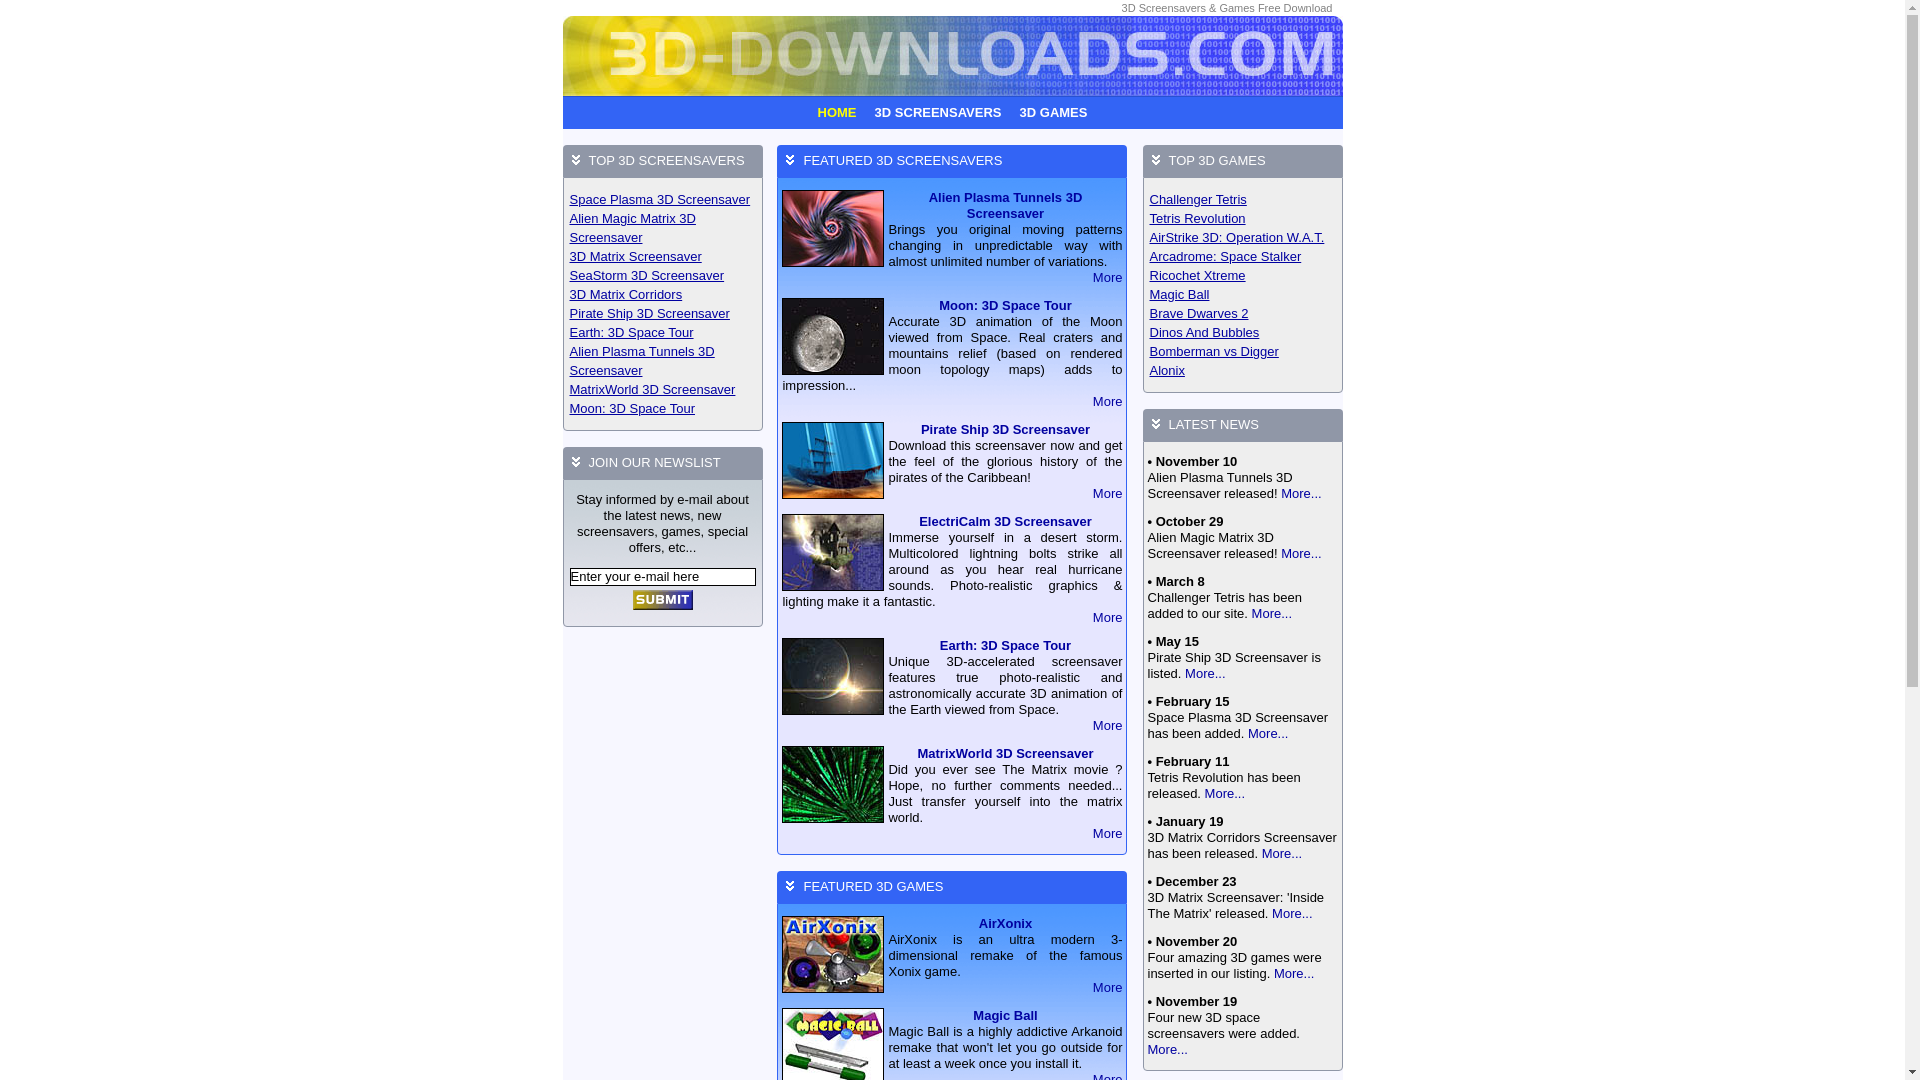  Describe the element at coordinates (1242, 350) in the screenshot. I see `'Bomberman vs Digger'` at that location.